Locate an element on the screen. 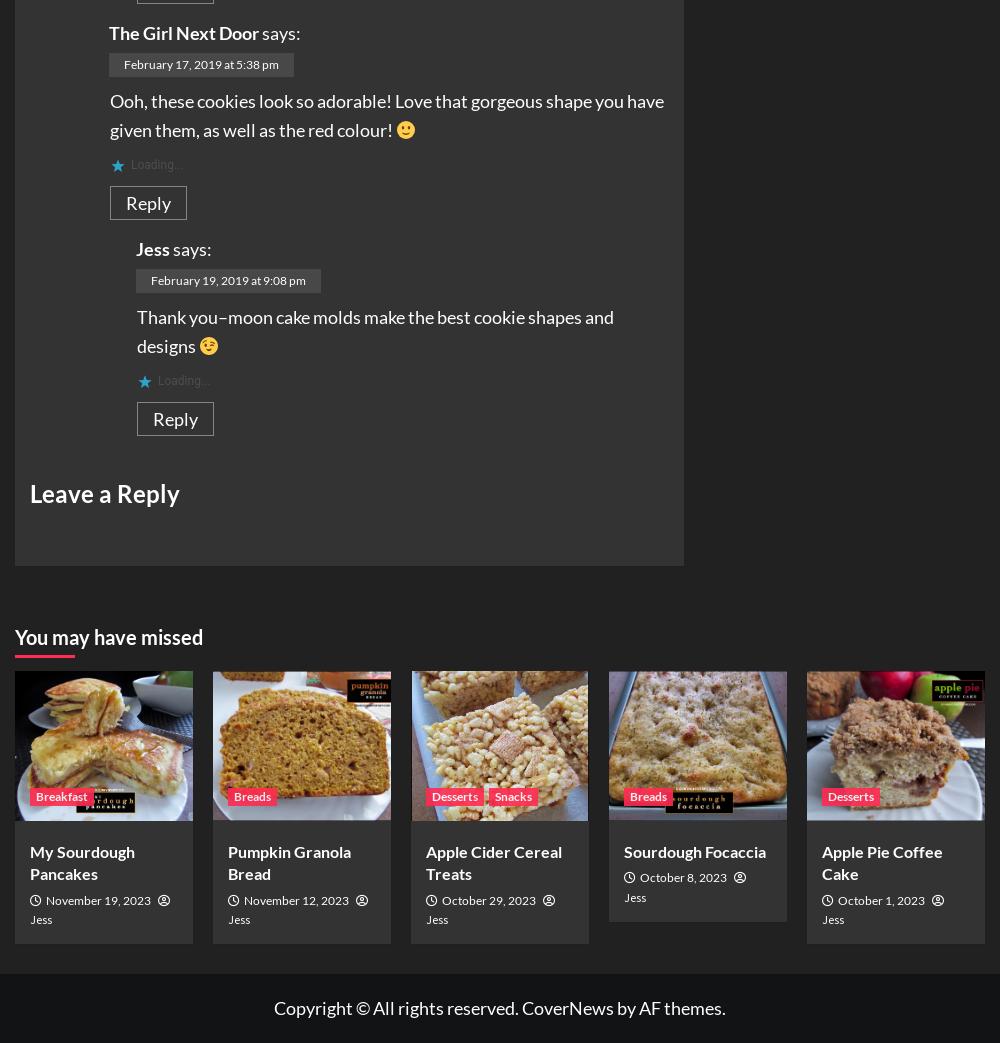 The image size is (1000, 1043). 'Thank you–moon cake molds make the best cookie shapes and designs' is located at coordinates (375, 330).